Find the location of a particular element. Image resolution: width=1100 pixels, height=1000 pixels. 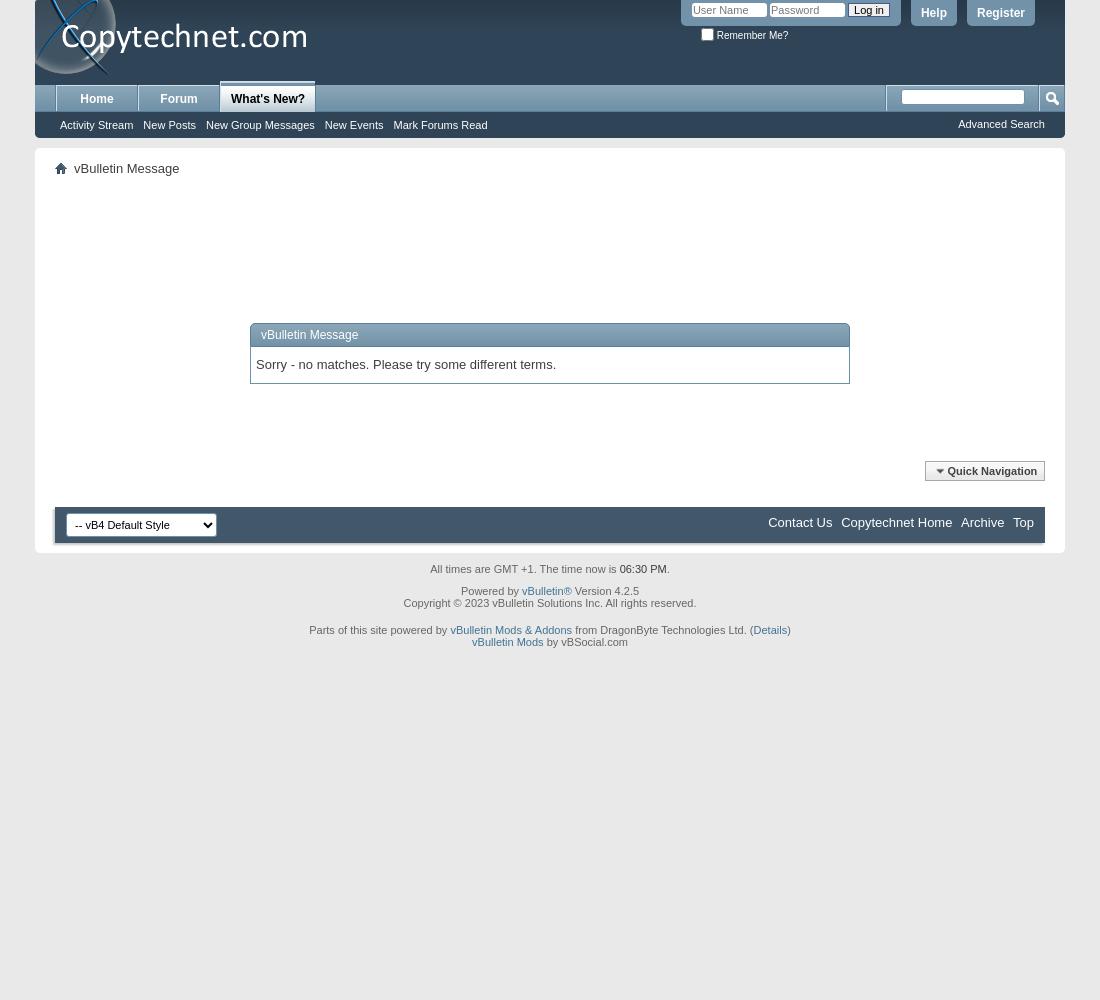

'Advanced Search' is located at coordinates (957, 123).